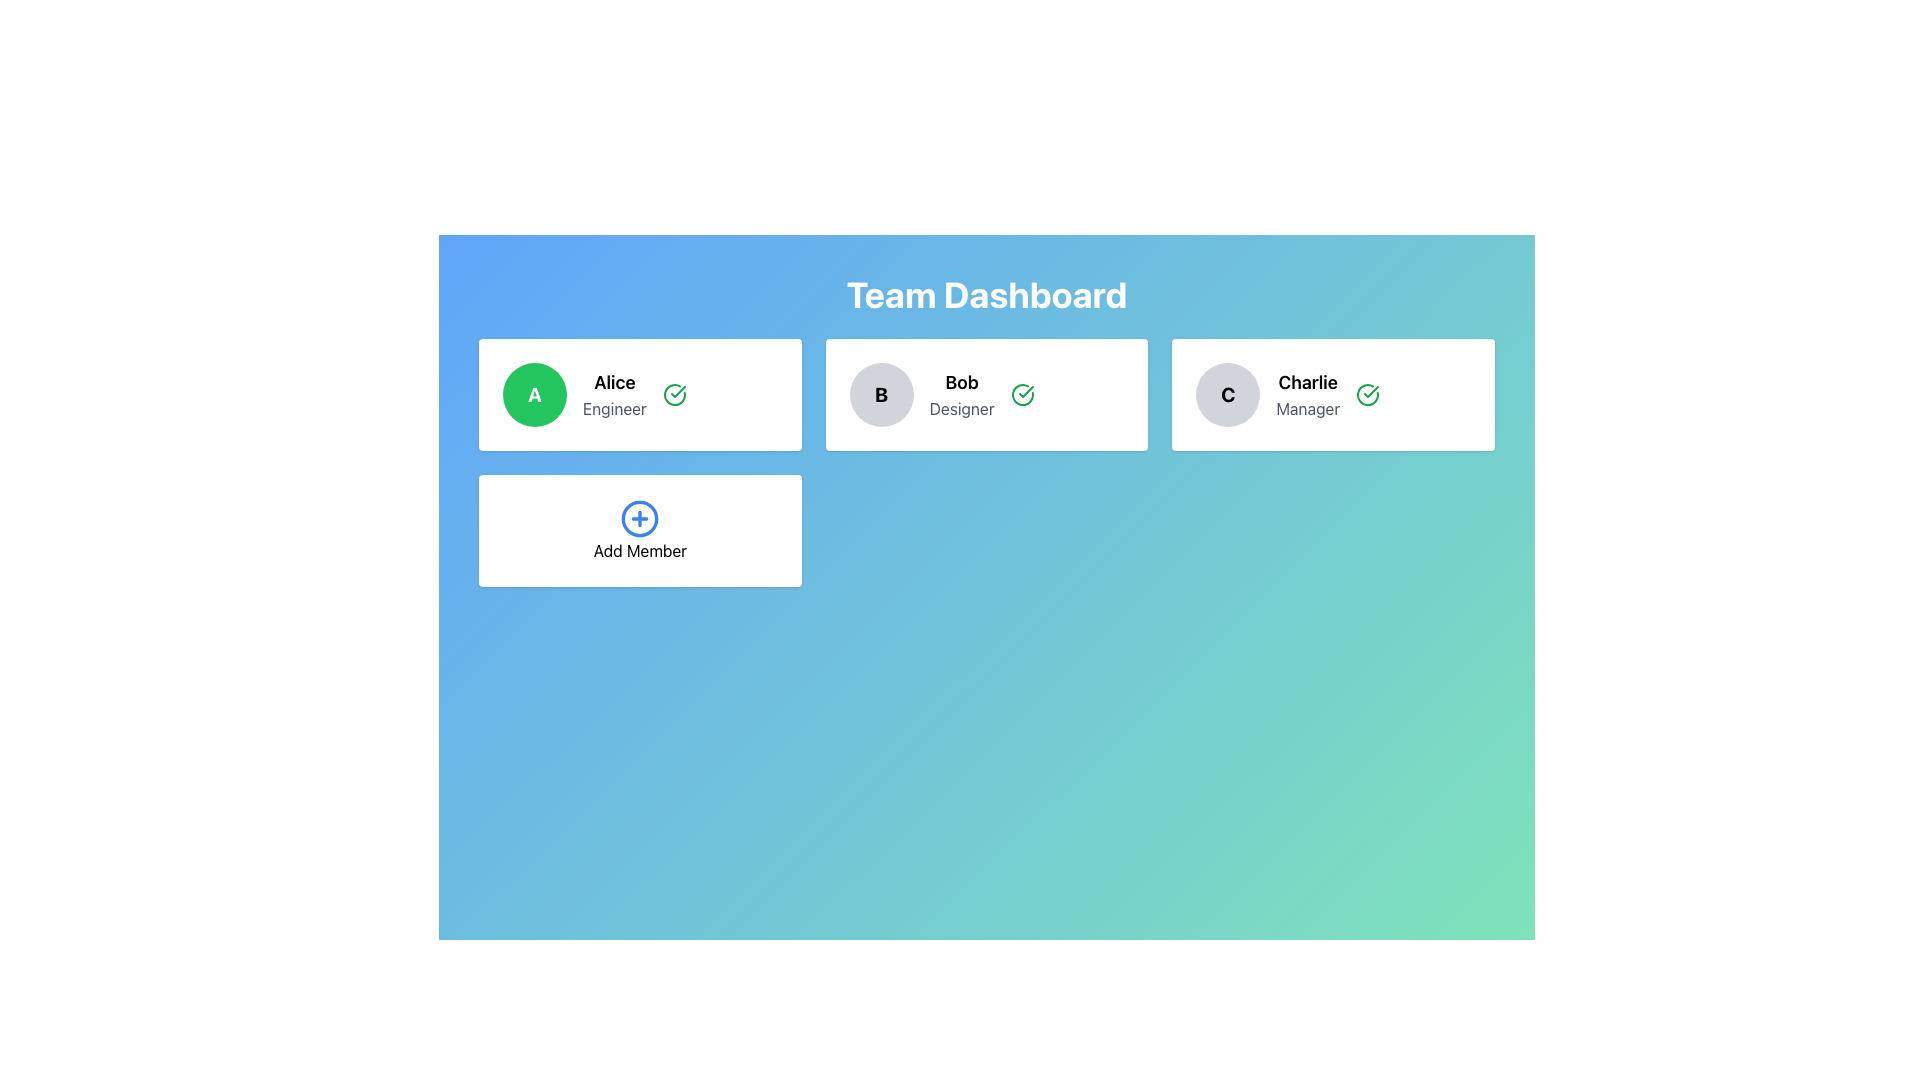 The image size is (1920, 1080). Describe the element at coordinates (961, 382) in the screenshot. I see `assistive tools` at that location.